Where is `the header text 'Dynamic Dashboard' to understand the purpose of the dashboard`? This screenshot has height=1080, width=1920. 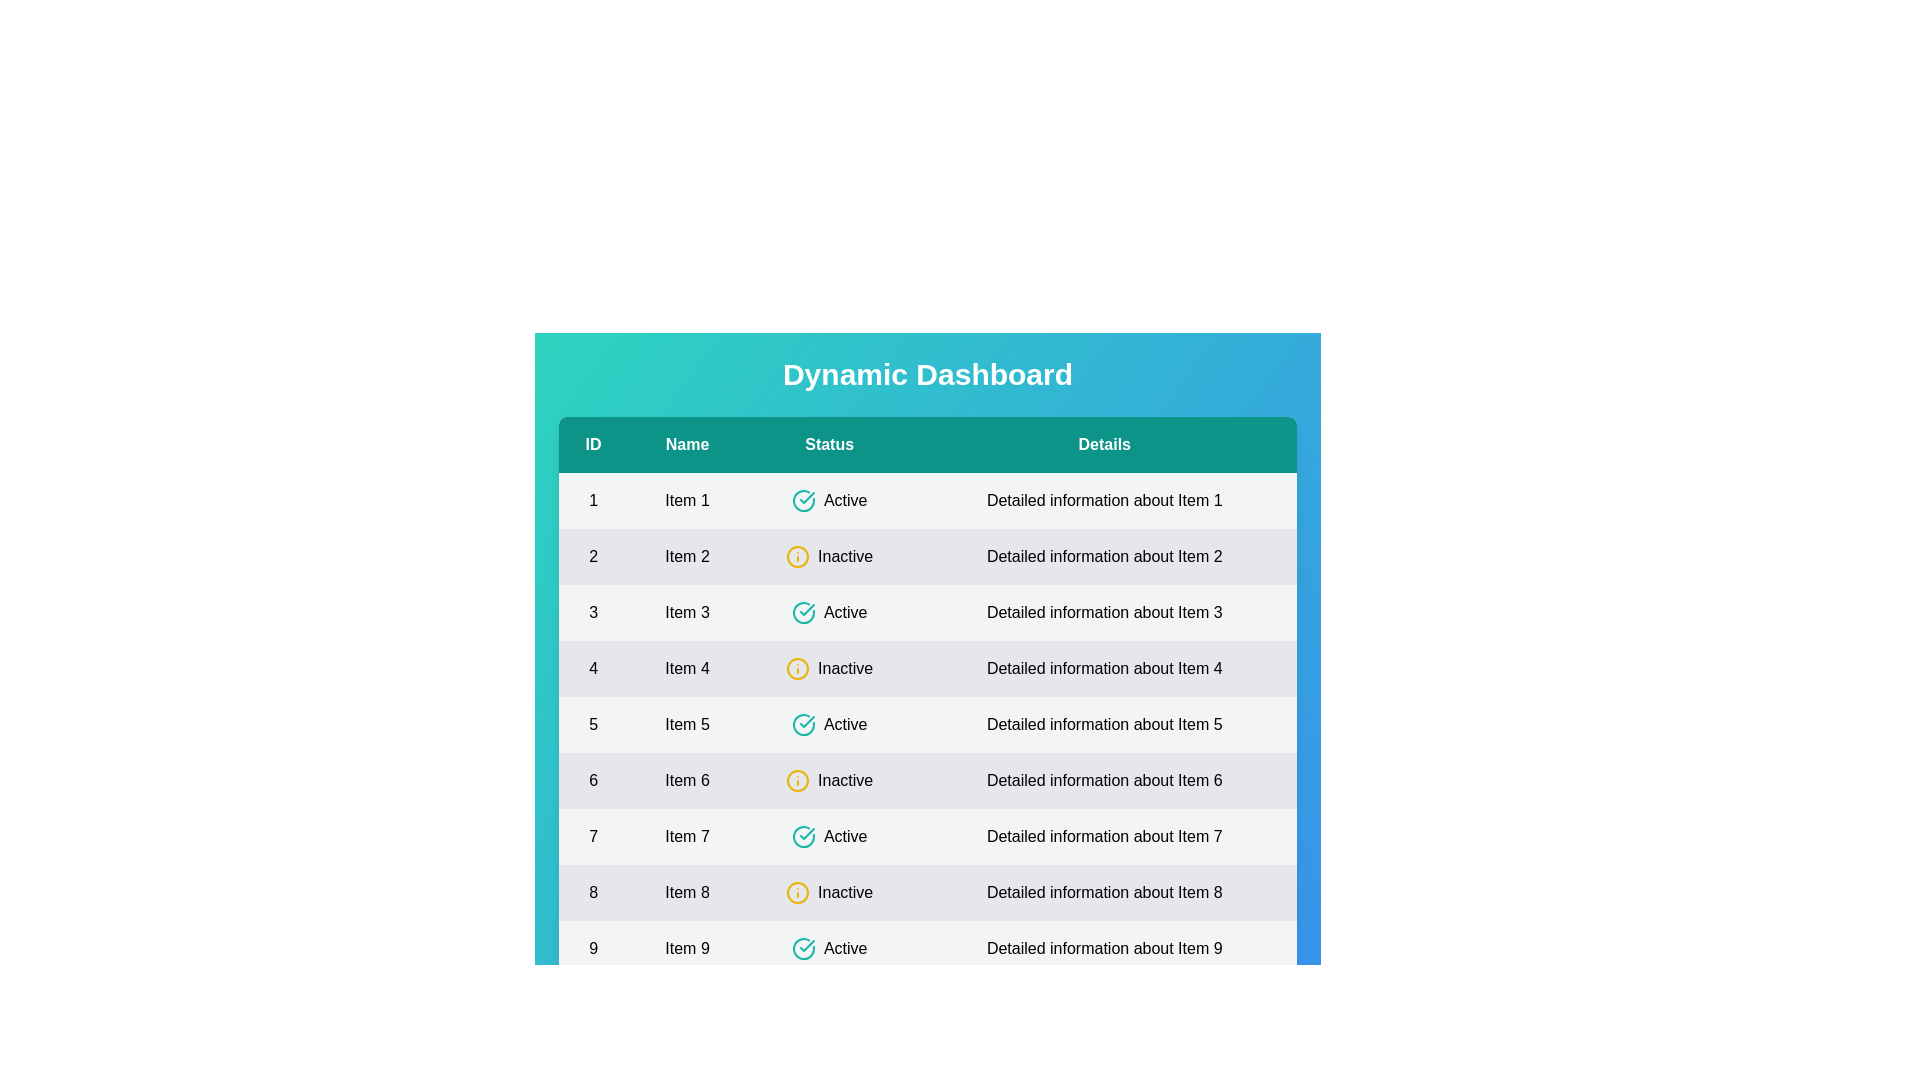
the header text 'Dynamic Dashboard' to understand the purpose of the dashboard is located at coordinates (926, 374).